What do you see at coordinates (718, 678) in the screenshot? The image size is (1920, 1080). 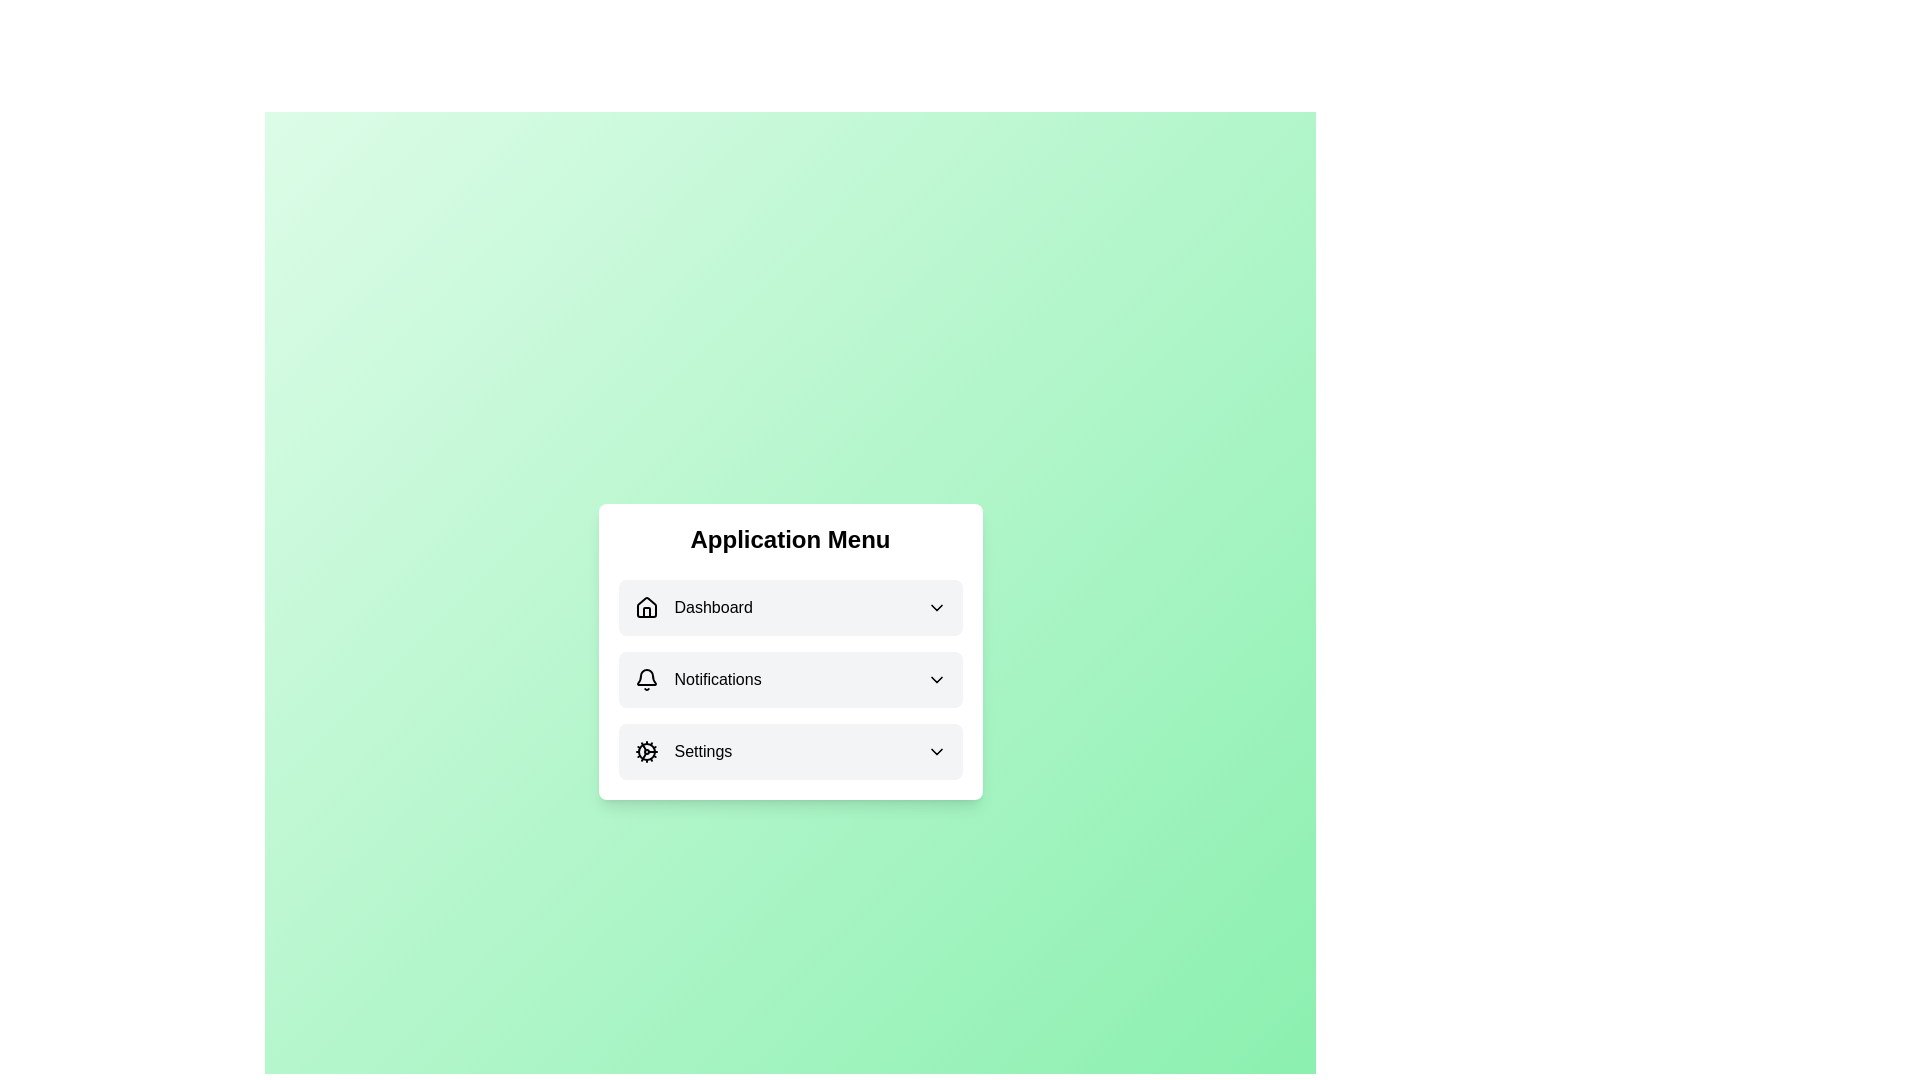 I see `text label that serves as the title for the notifications menu option, located in the middle-right section of the menu entry, positioned below 'Dashboard' and above 'Settings'` at bounding box center [718, 678].